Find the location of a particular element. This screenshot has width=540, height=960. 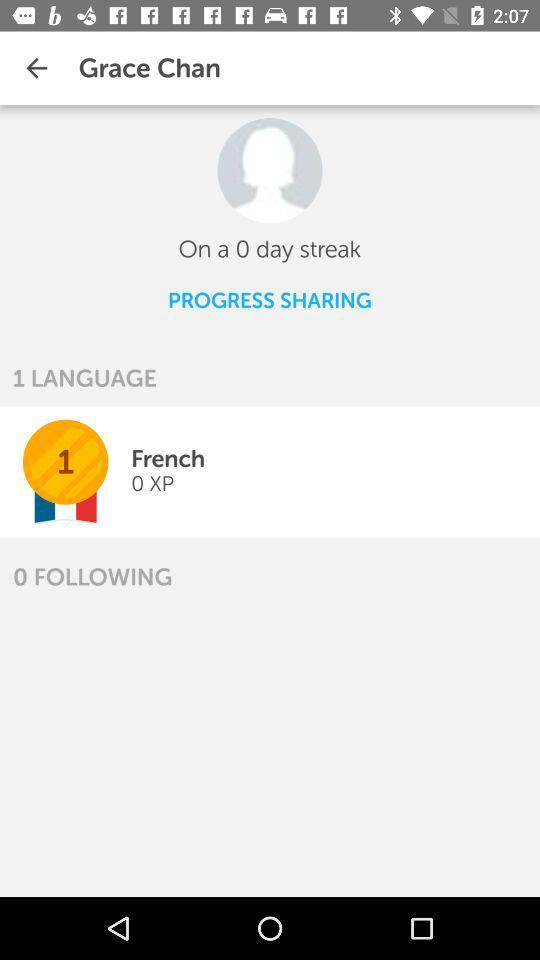

french item is located at coordinates (167, 458).